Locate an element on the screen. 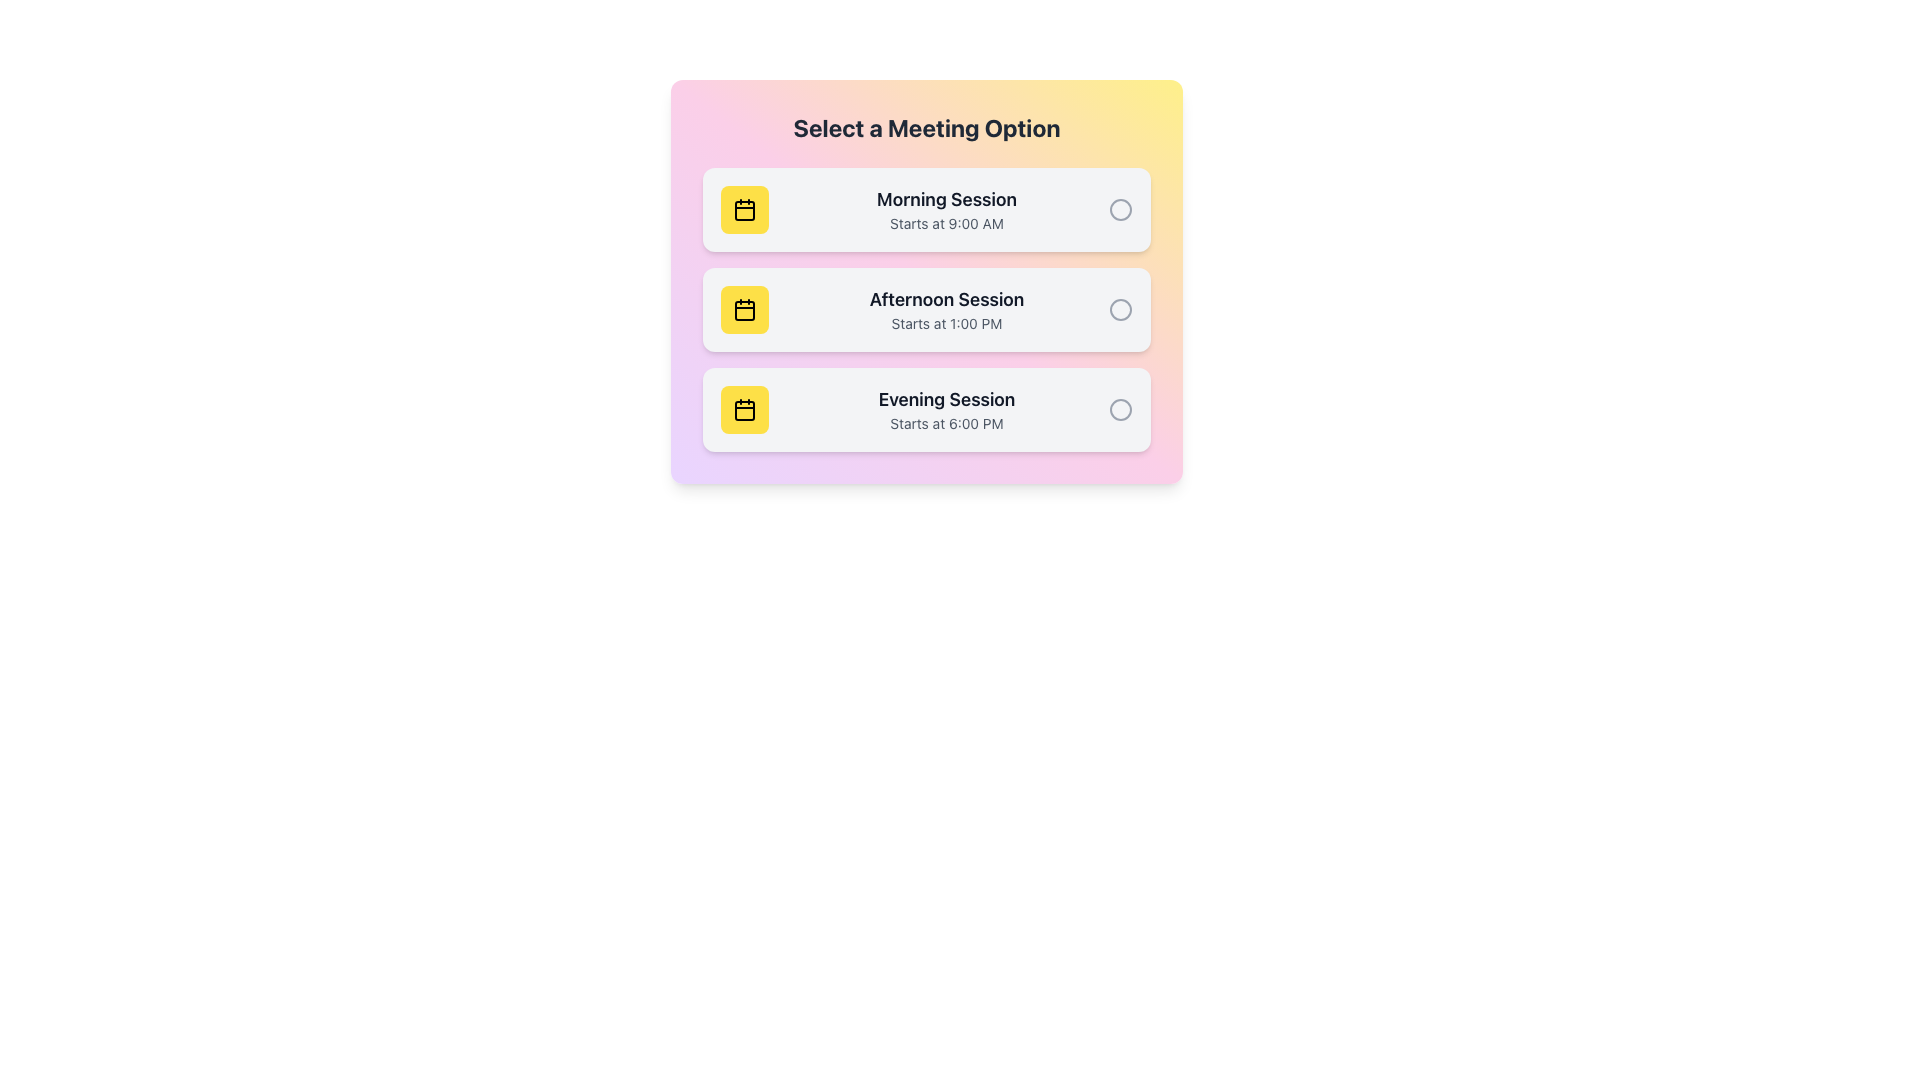 The height and width of the screenshot is (1080, 1920). the yellow square icon with rounded corners that resembles a calendar, located to the left of the text 'Morning Session.' is located at coordinates (743, 209).